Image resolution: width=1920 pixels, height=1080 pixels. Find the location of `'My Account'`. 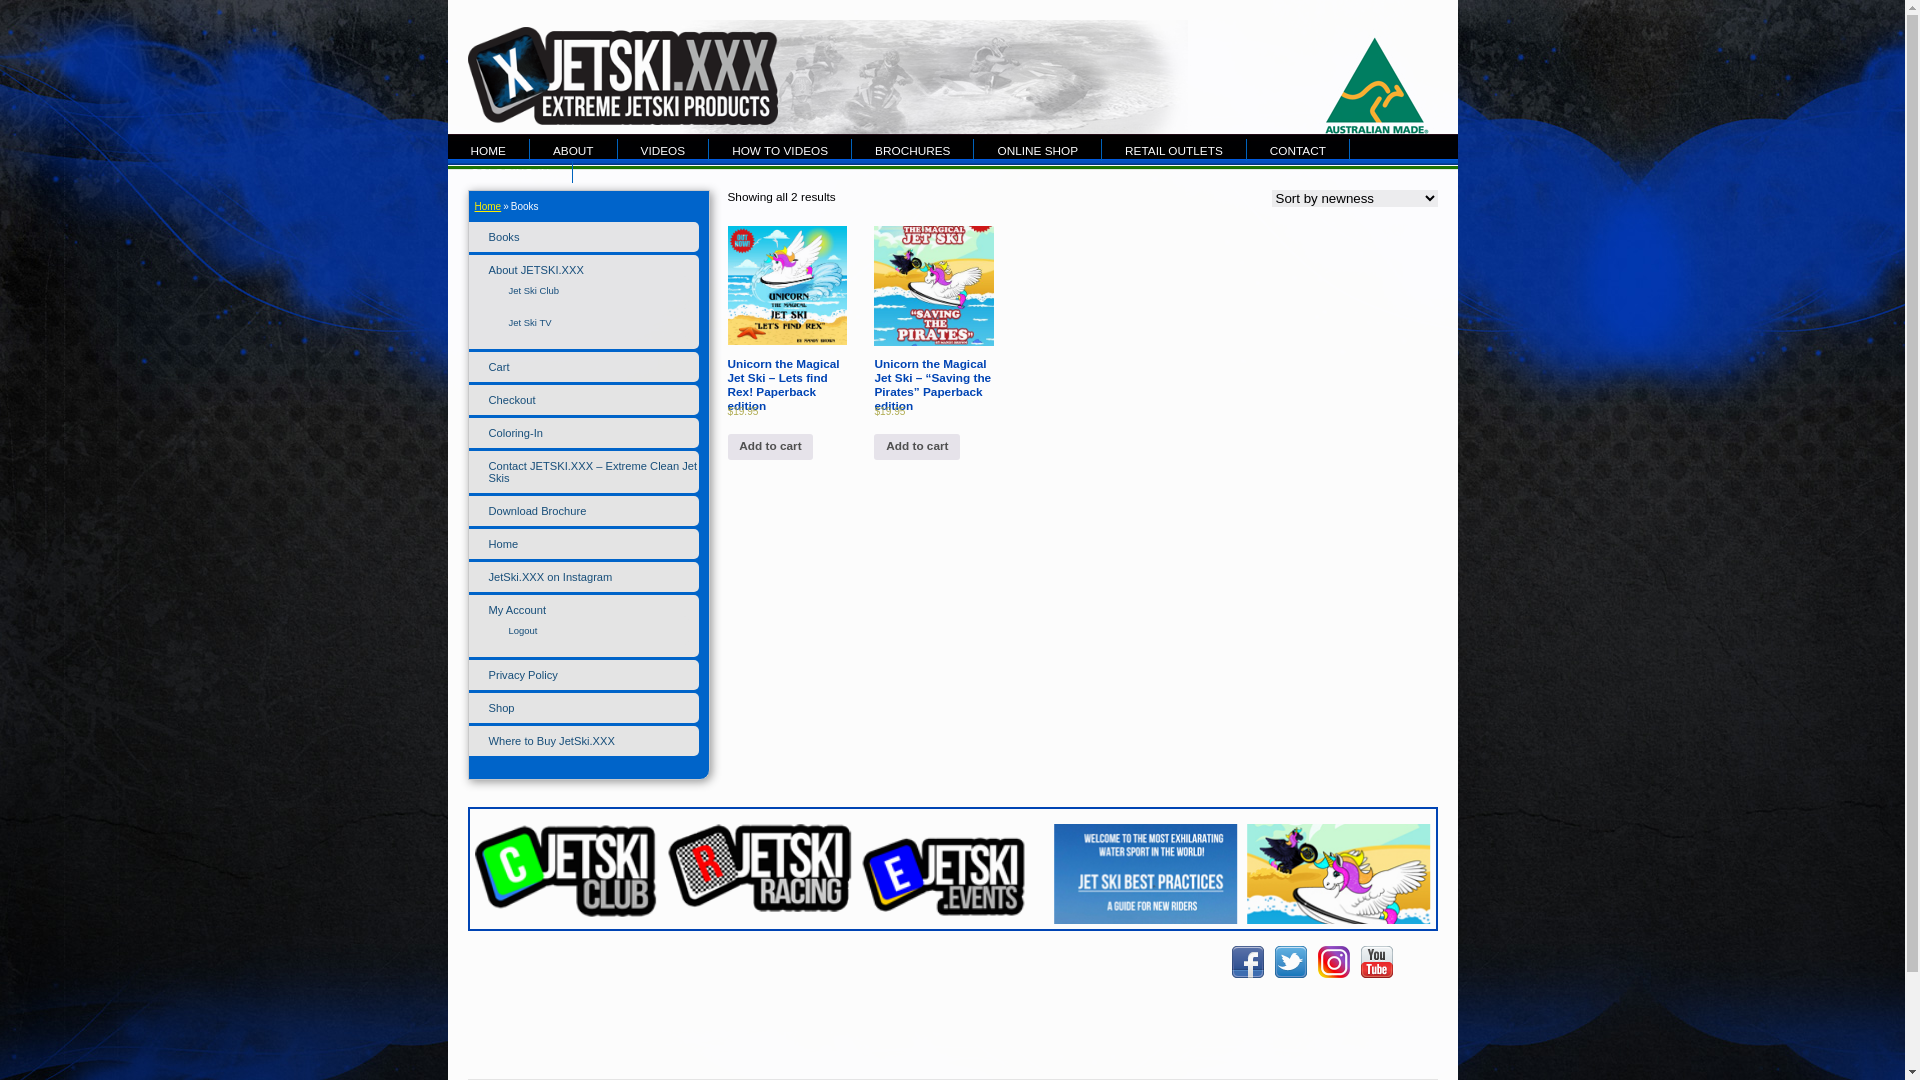

'My Account' is located at coordinates (517, 608).